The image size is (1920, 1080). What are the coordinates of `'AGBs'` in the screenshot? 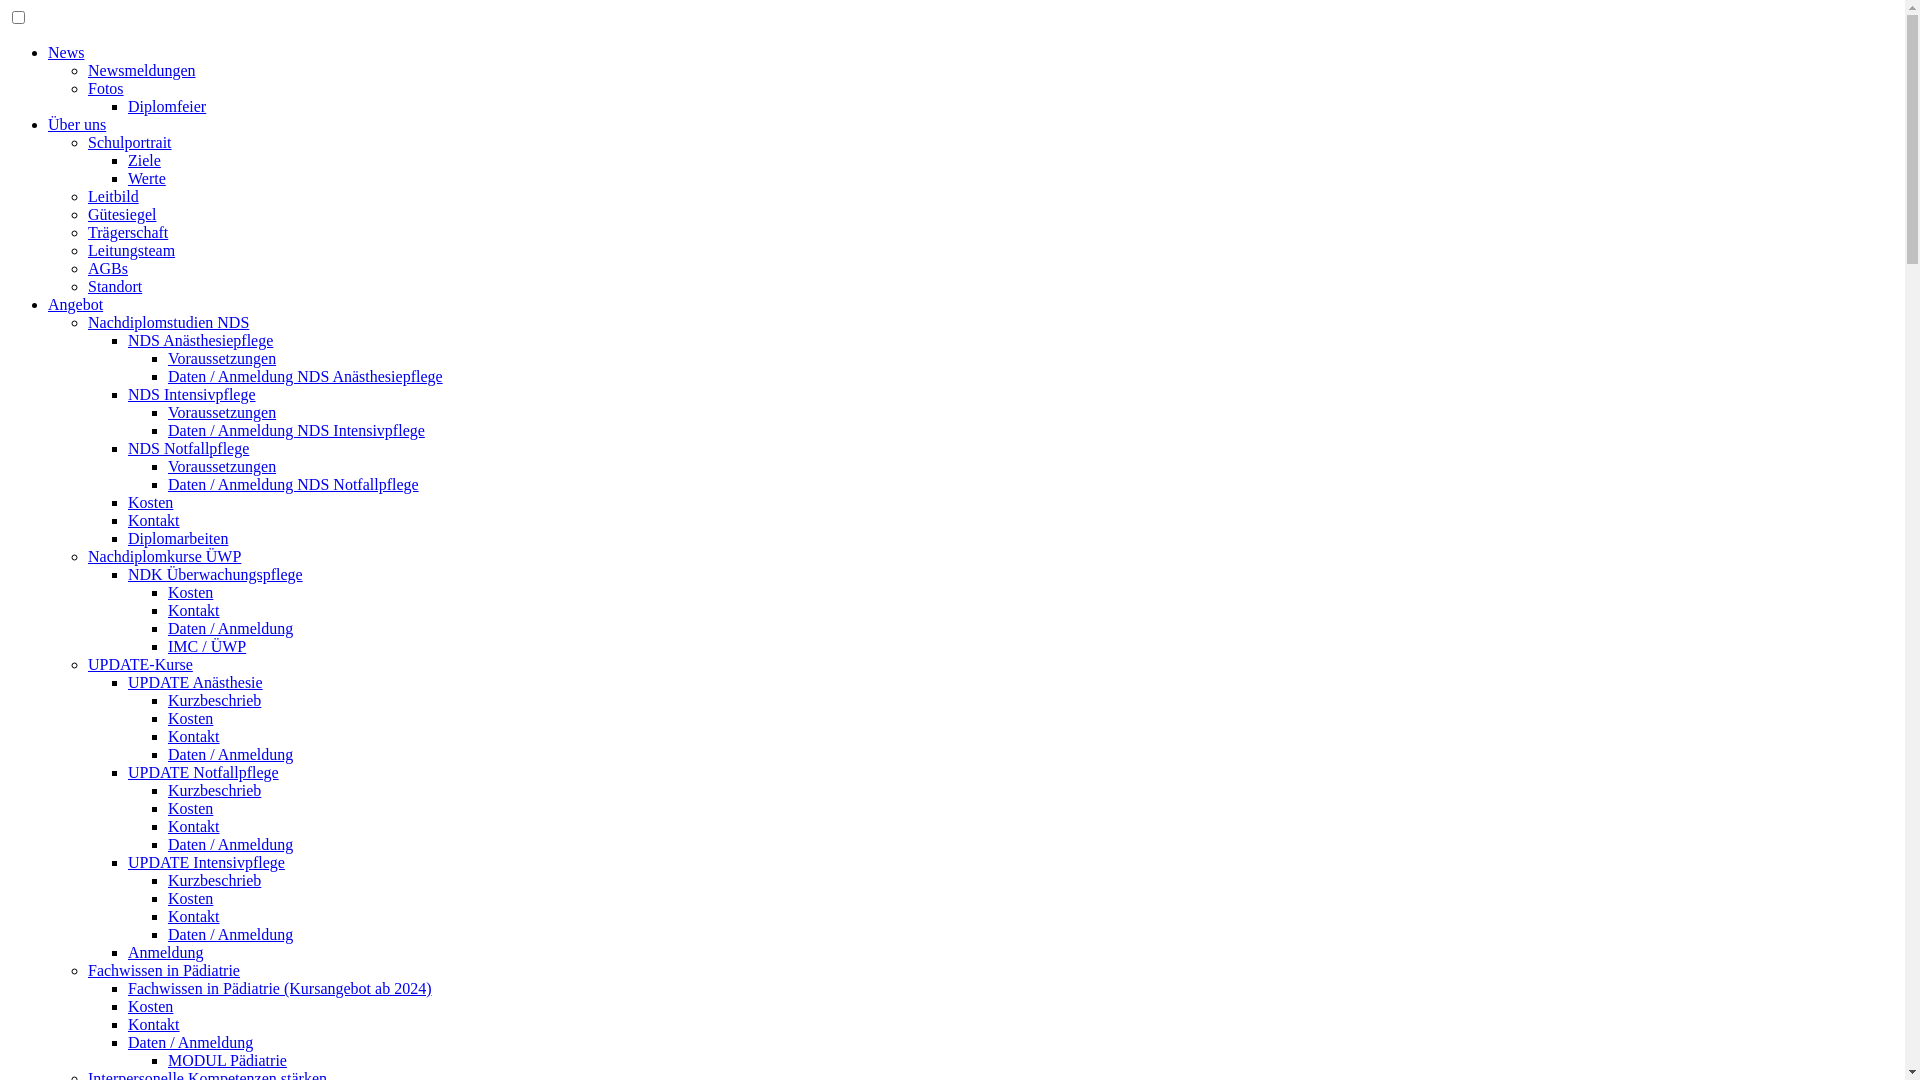 It's located at (106, 267).